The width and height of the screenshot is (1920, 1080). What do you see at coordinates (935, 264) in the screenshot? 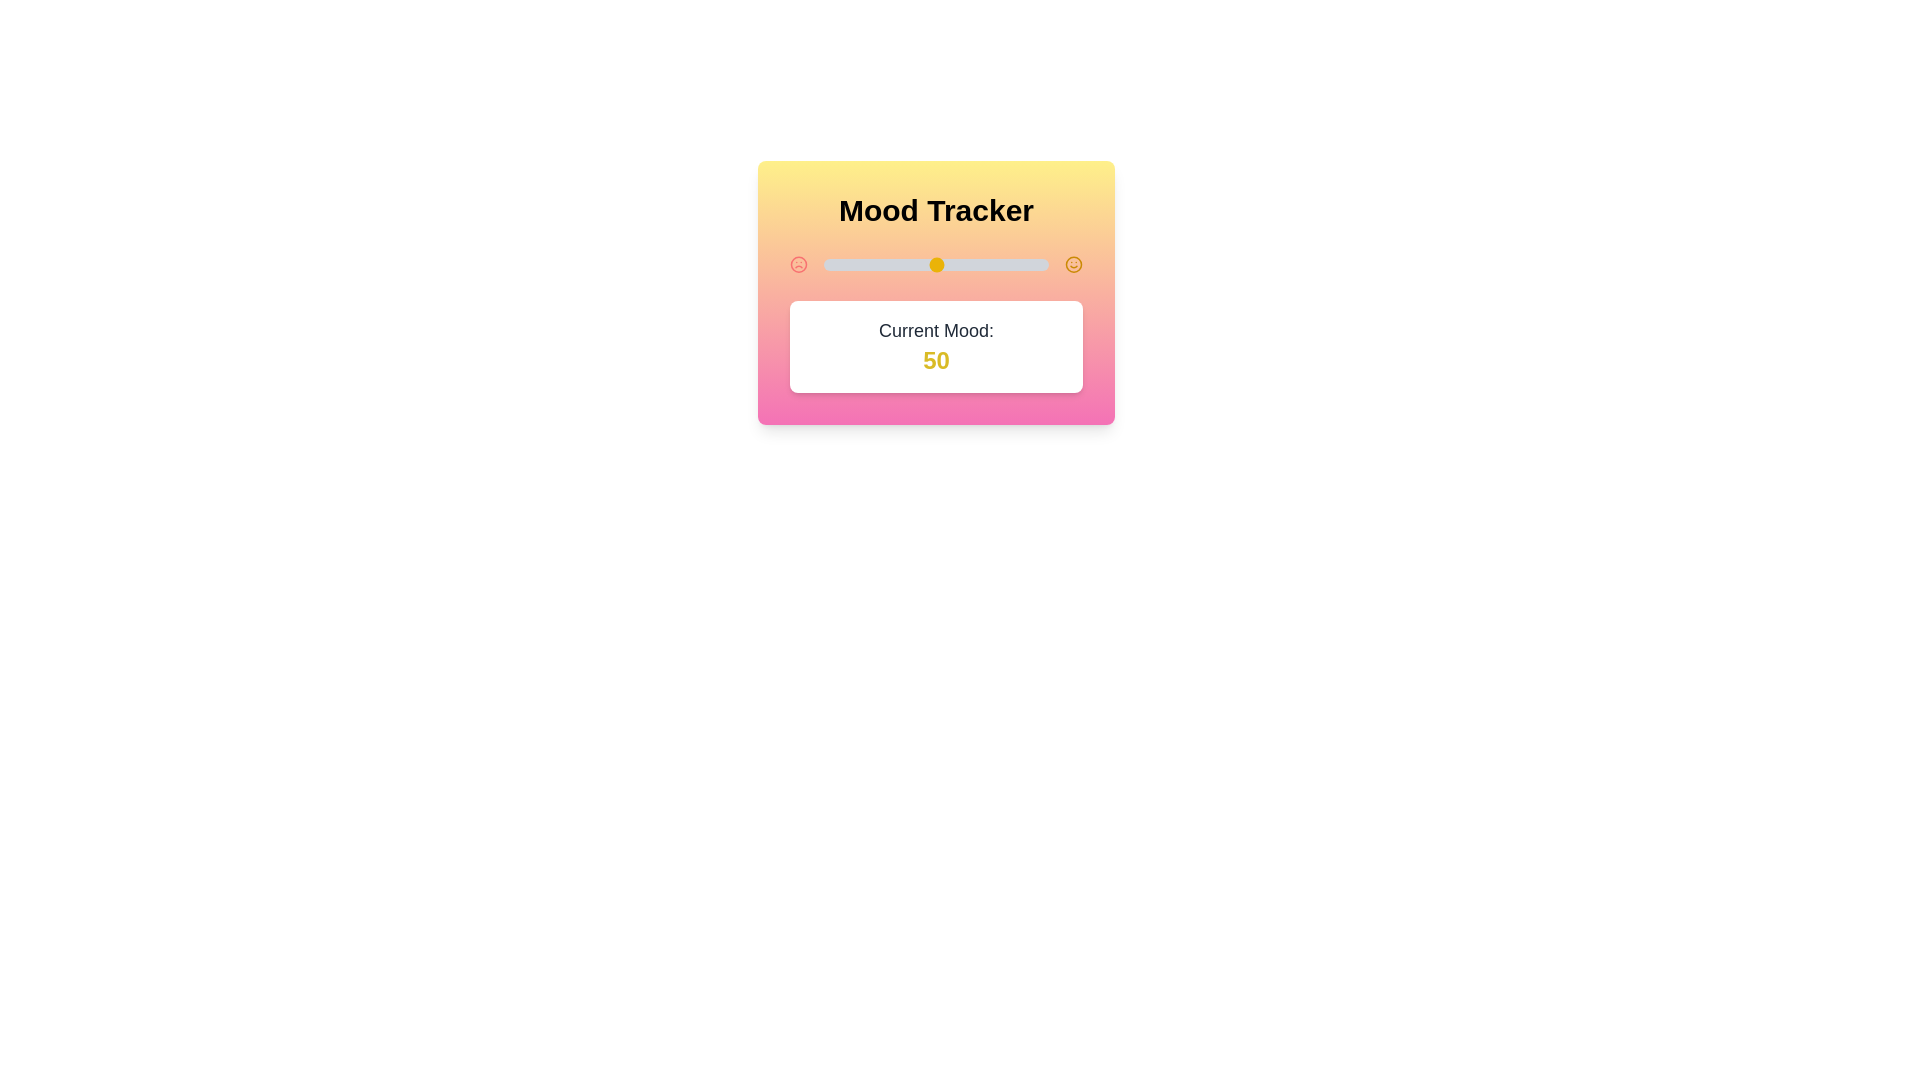
I see `the slider to set the mood value to 50` at bounding box center [935, 264].